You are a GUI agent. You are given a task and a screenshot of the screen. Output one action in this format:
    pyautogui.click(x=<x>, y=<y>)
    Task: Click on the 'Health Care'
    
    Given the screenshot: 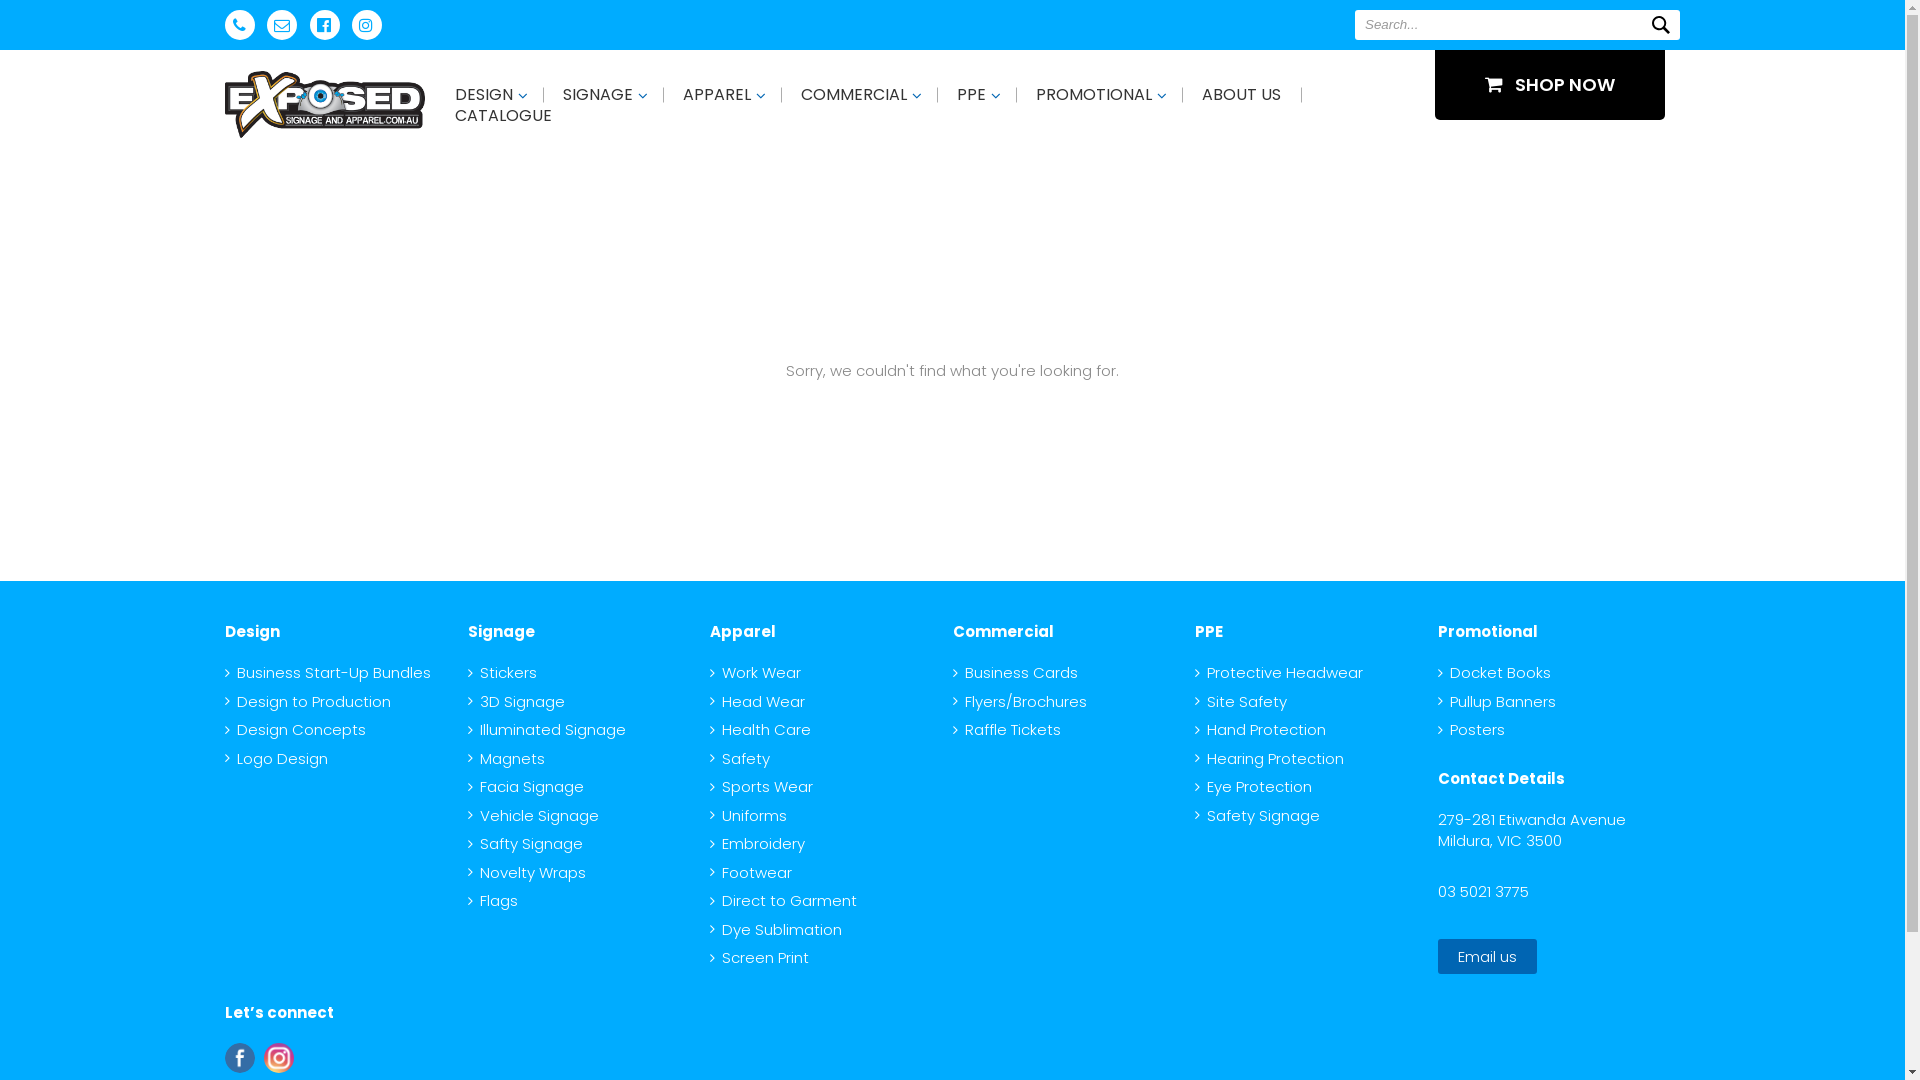 What is the action you would take?
    pyautogui.click(x=759, y=729)
    